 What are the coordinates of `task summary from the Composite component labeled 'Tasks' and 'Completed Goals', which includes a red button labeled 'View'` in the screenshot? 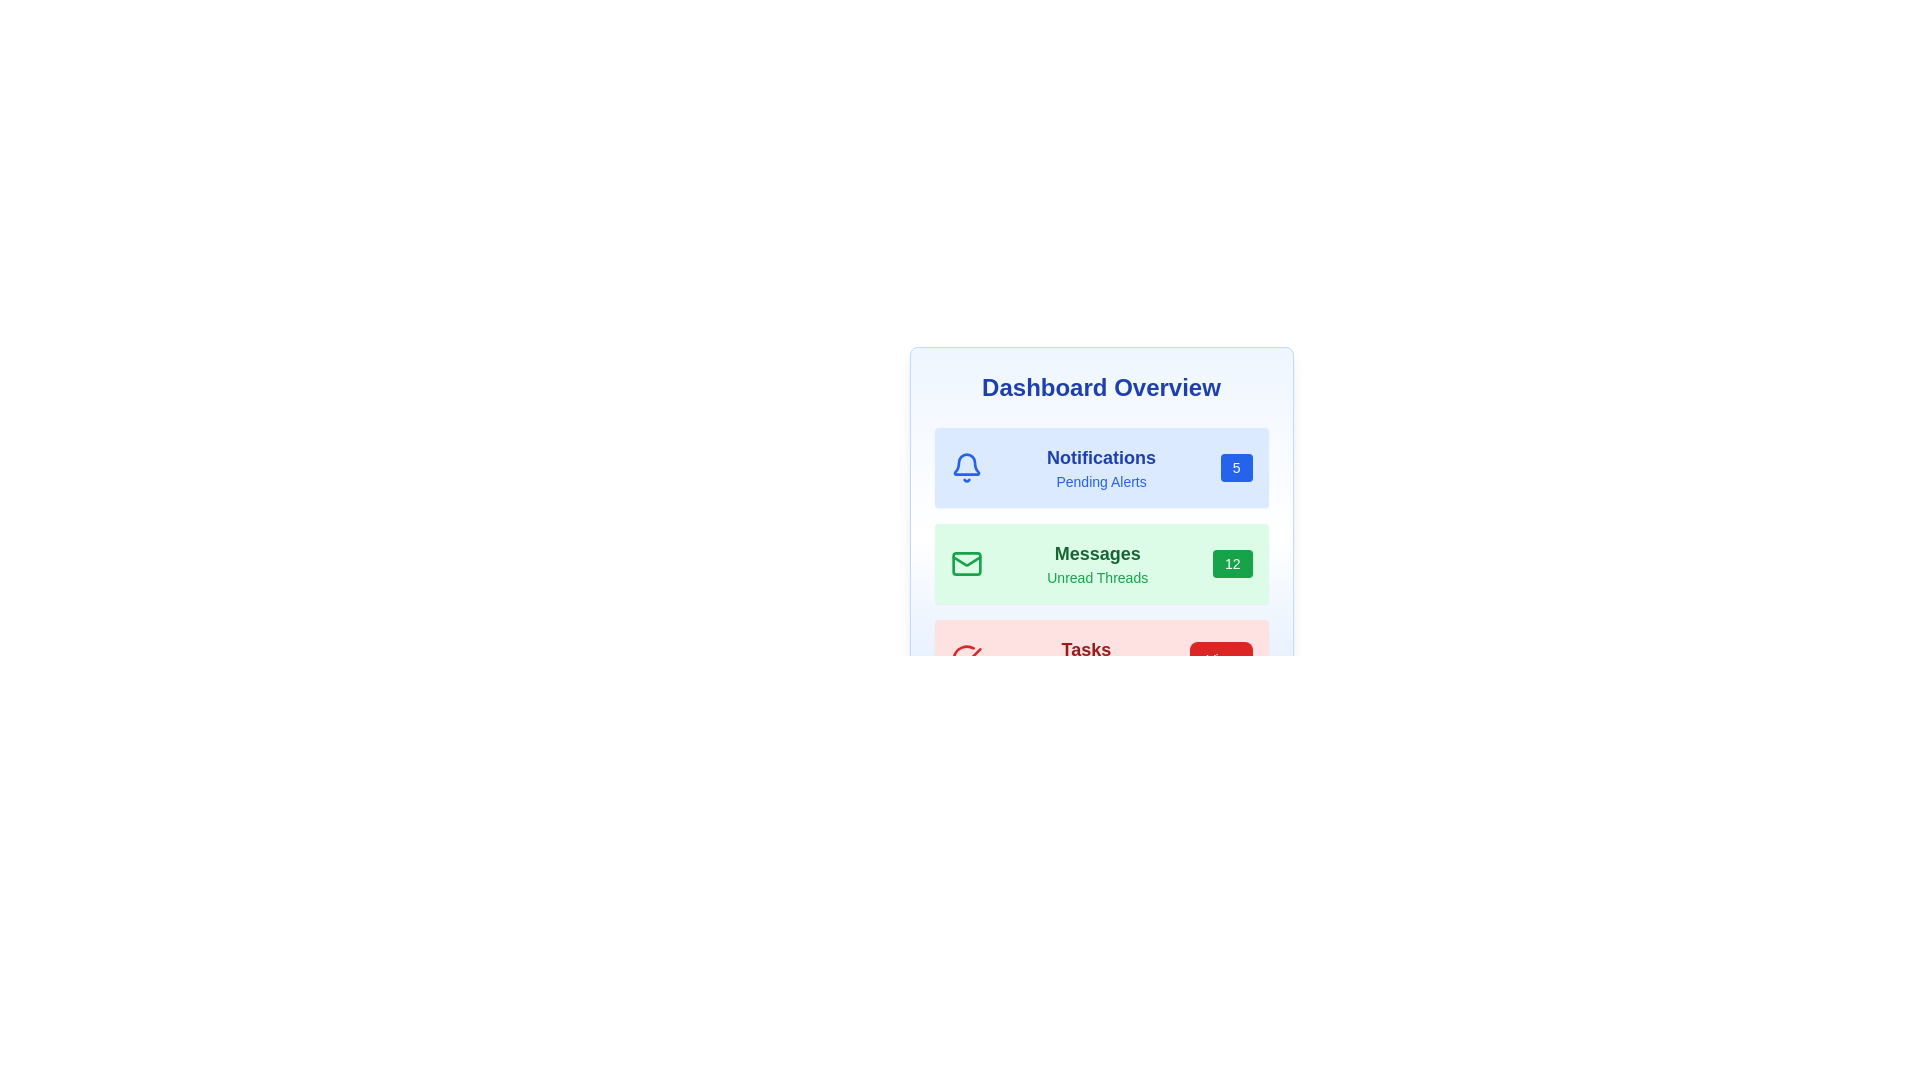 It's located at (1100, 659).